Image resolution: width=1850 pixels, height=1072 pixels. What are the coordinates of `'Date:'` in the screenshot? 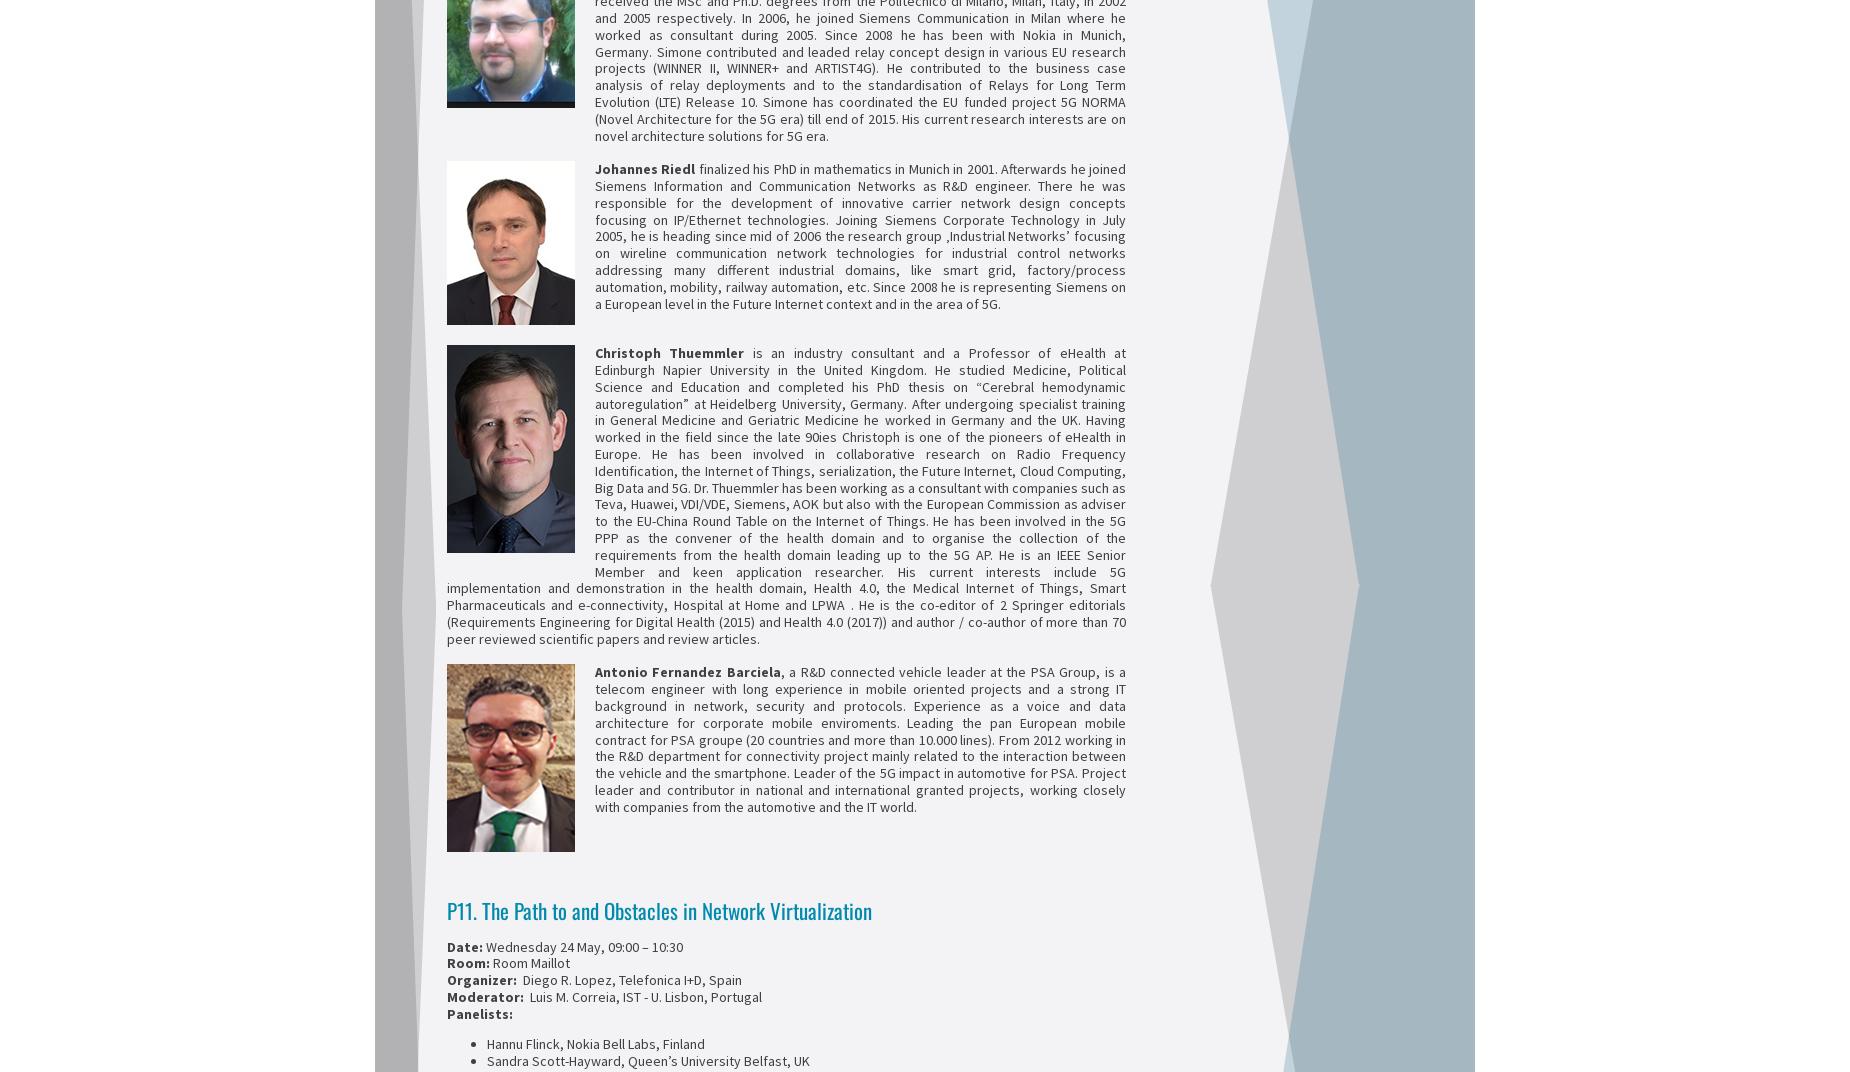 It's located at (466, 945).